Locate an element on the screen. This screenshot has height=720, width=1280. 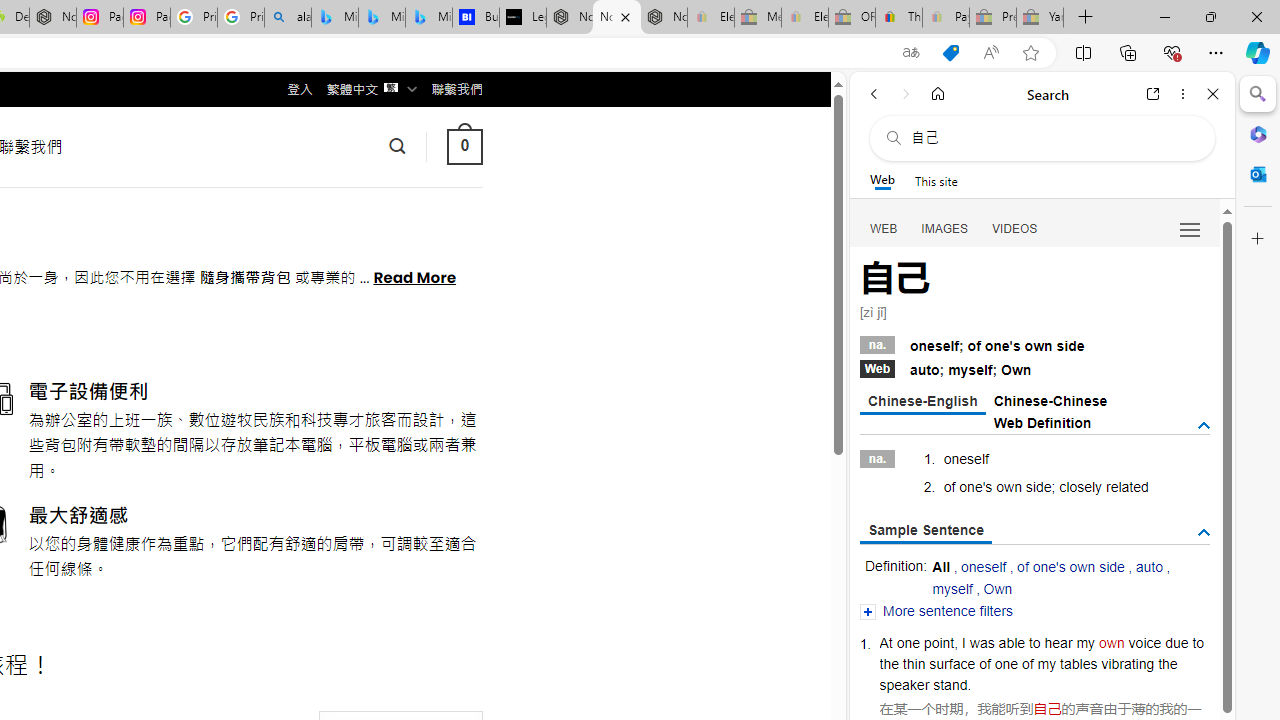
'na.oneself; of one' is located at coordinates (1034, 342).